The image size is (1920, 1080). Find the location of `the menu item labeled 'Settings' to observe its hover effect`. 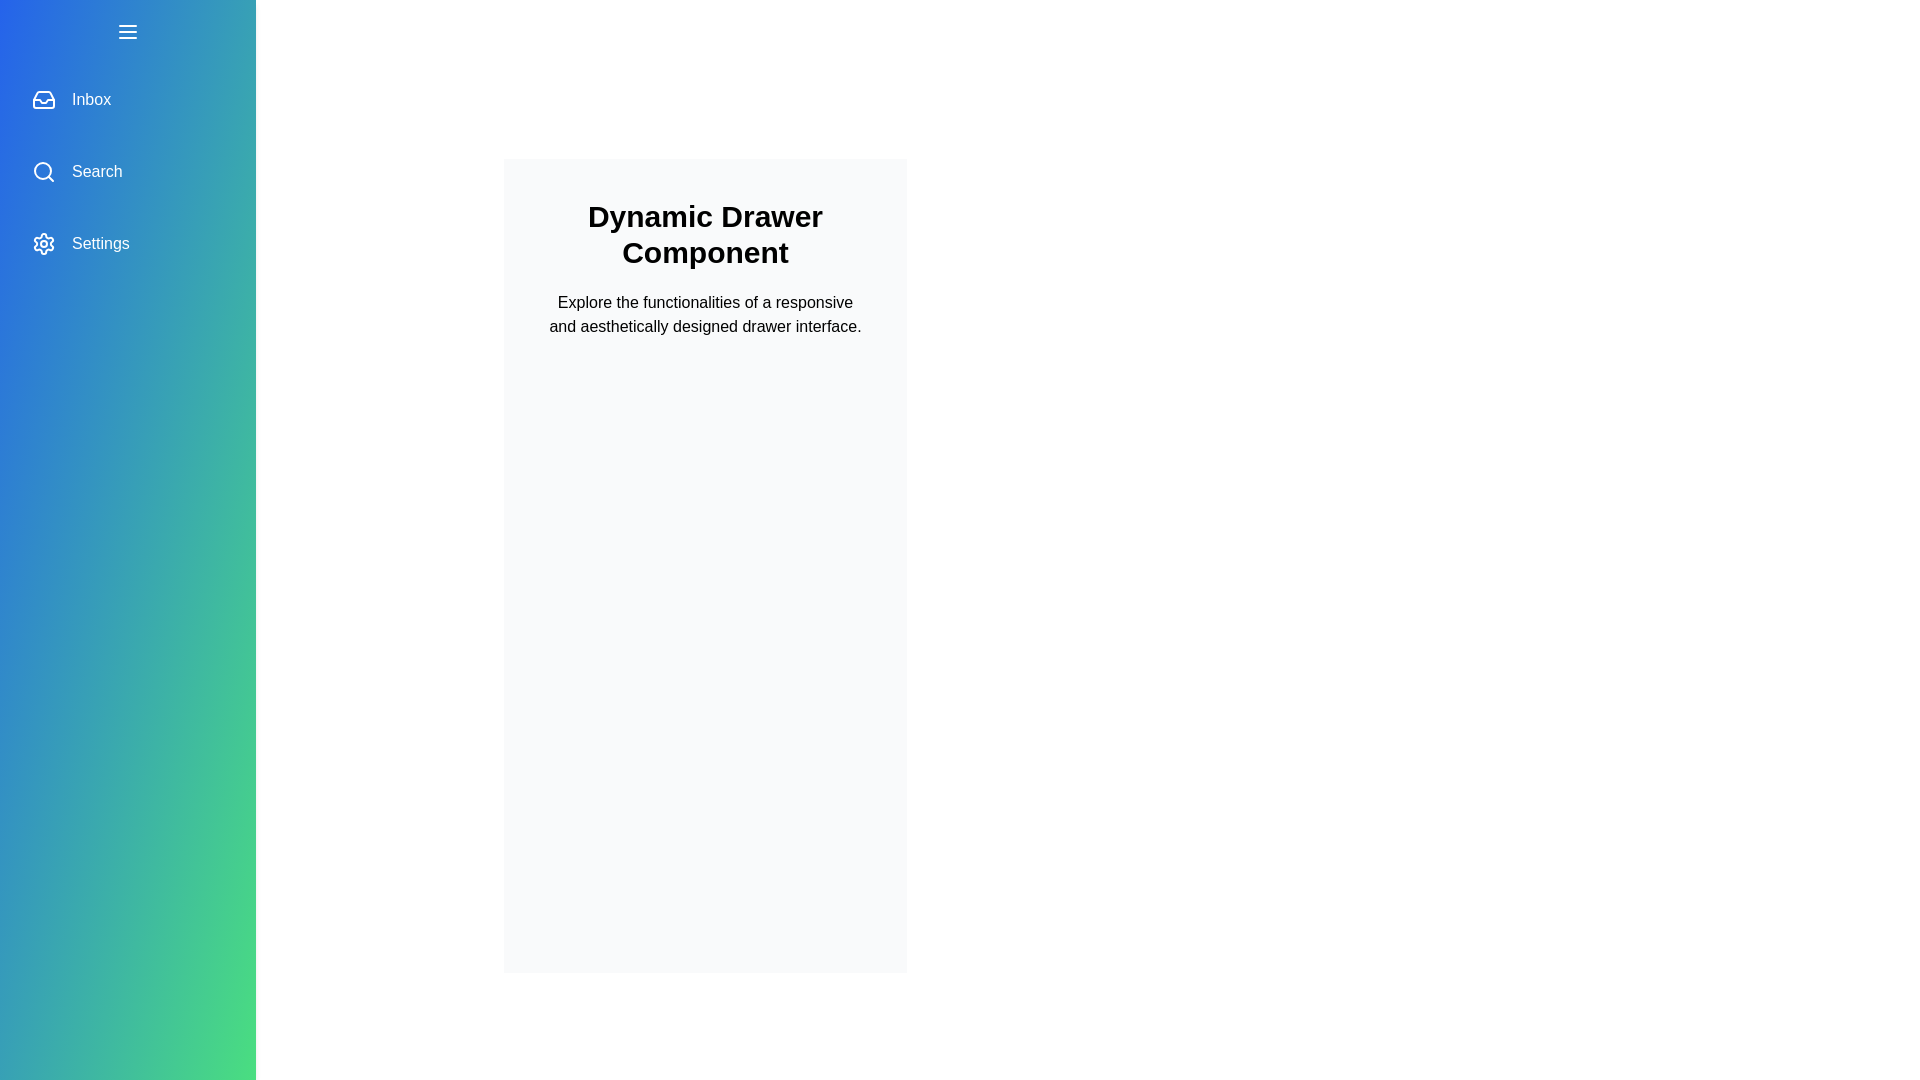

the menu item labeled 'Settings' to observe its hover effect is located at coordinates (127, 242).